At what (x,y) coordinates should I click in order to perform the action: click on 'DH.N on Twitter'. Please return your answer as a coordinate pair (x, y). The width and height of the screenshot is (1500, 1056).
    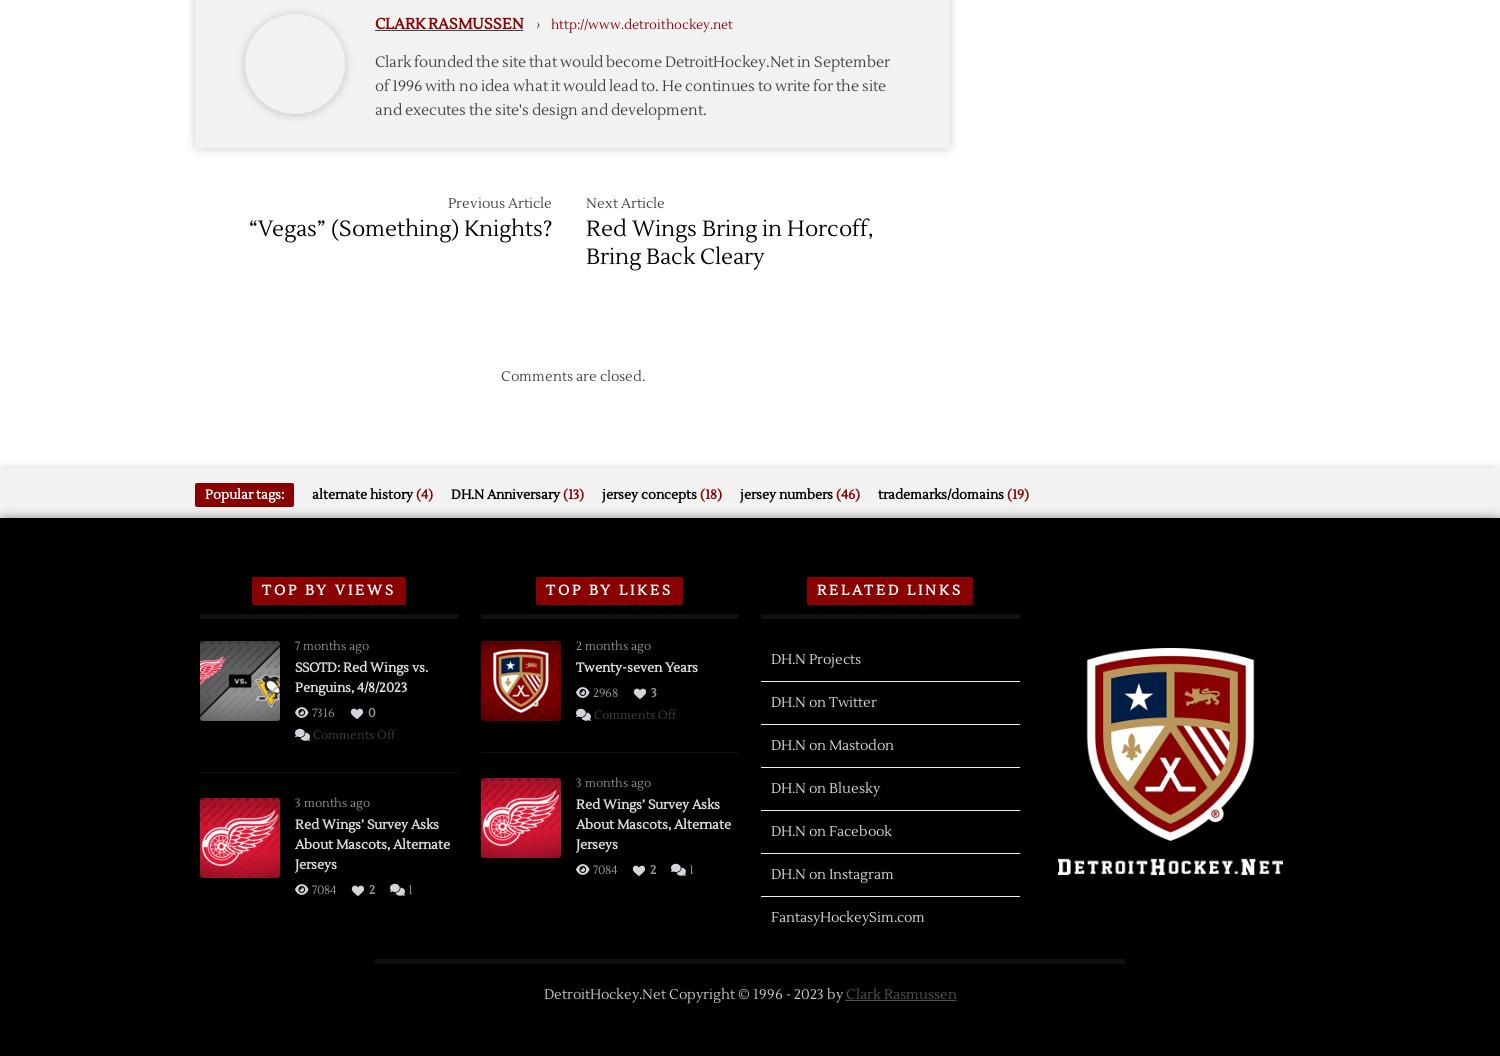
    Looking at the image, I should click on (822, 702).